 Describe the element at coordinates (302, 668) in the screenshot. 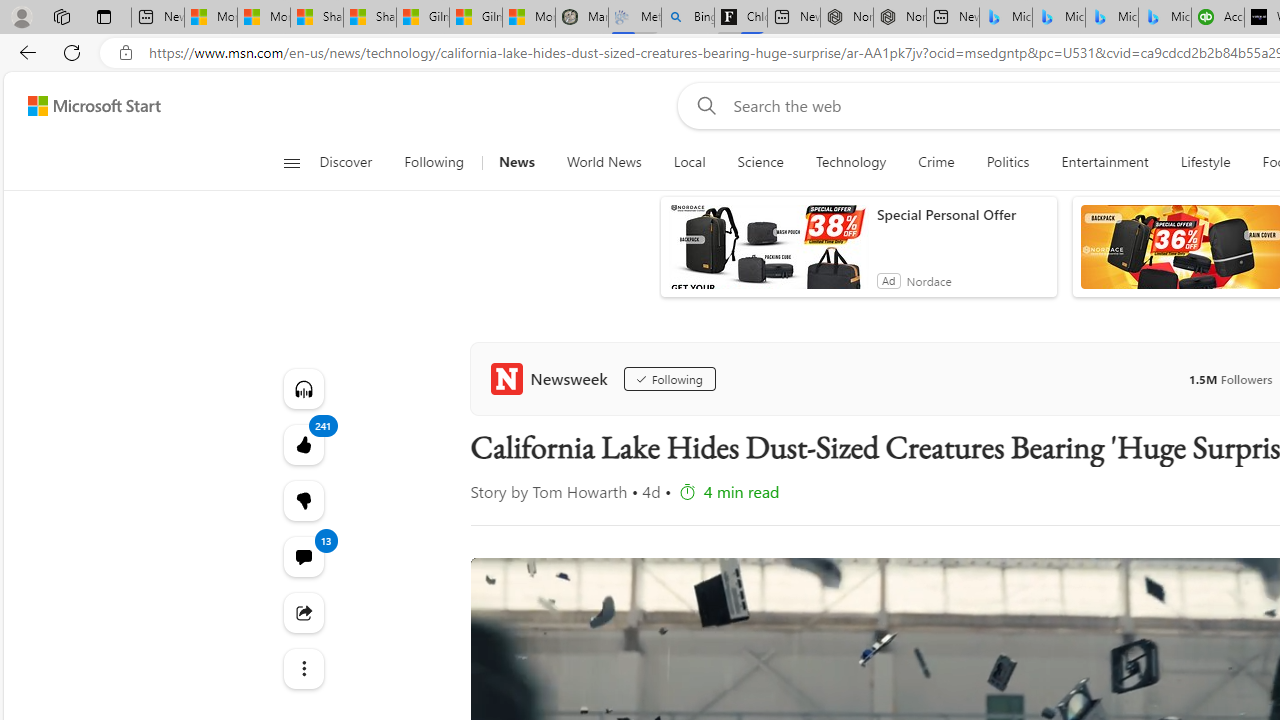

I see `'See more'` at that location.